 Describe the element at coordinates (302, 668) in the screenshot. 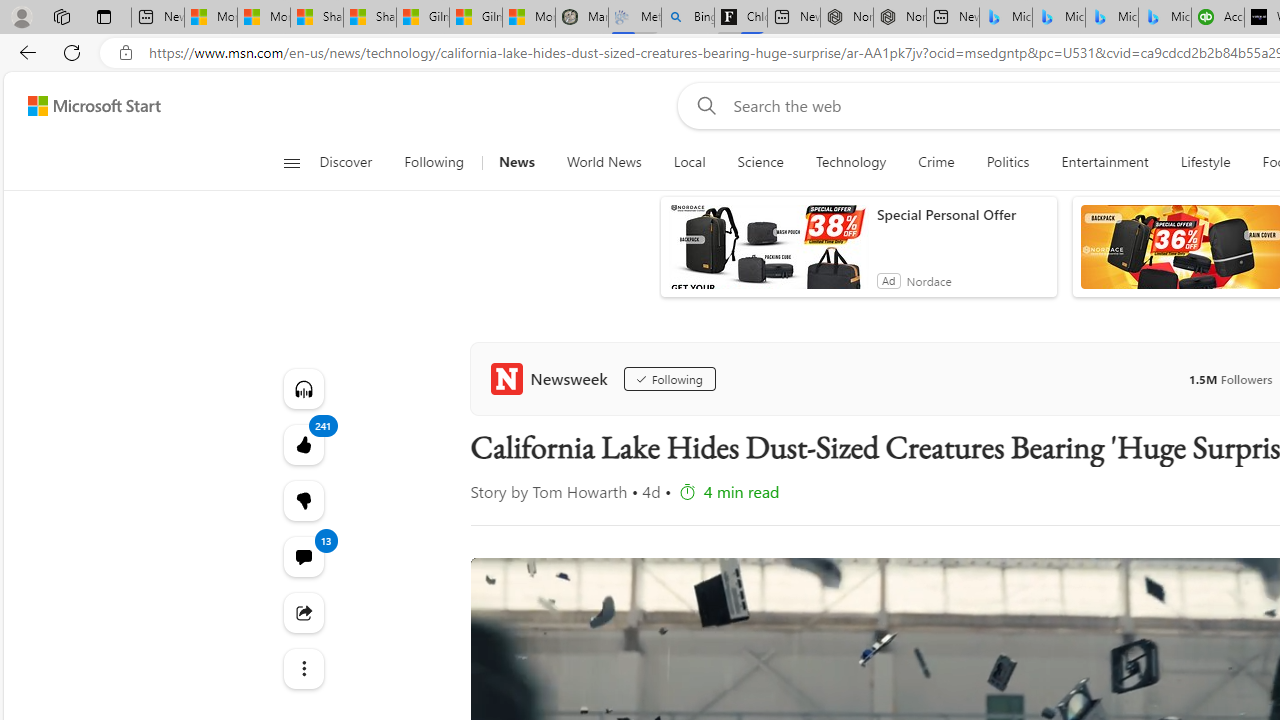

I see `'See more'` at that location.